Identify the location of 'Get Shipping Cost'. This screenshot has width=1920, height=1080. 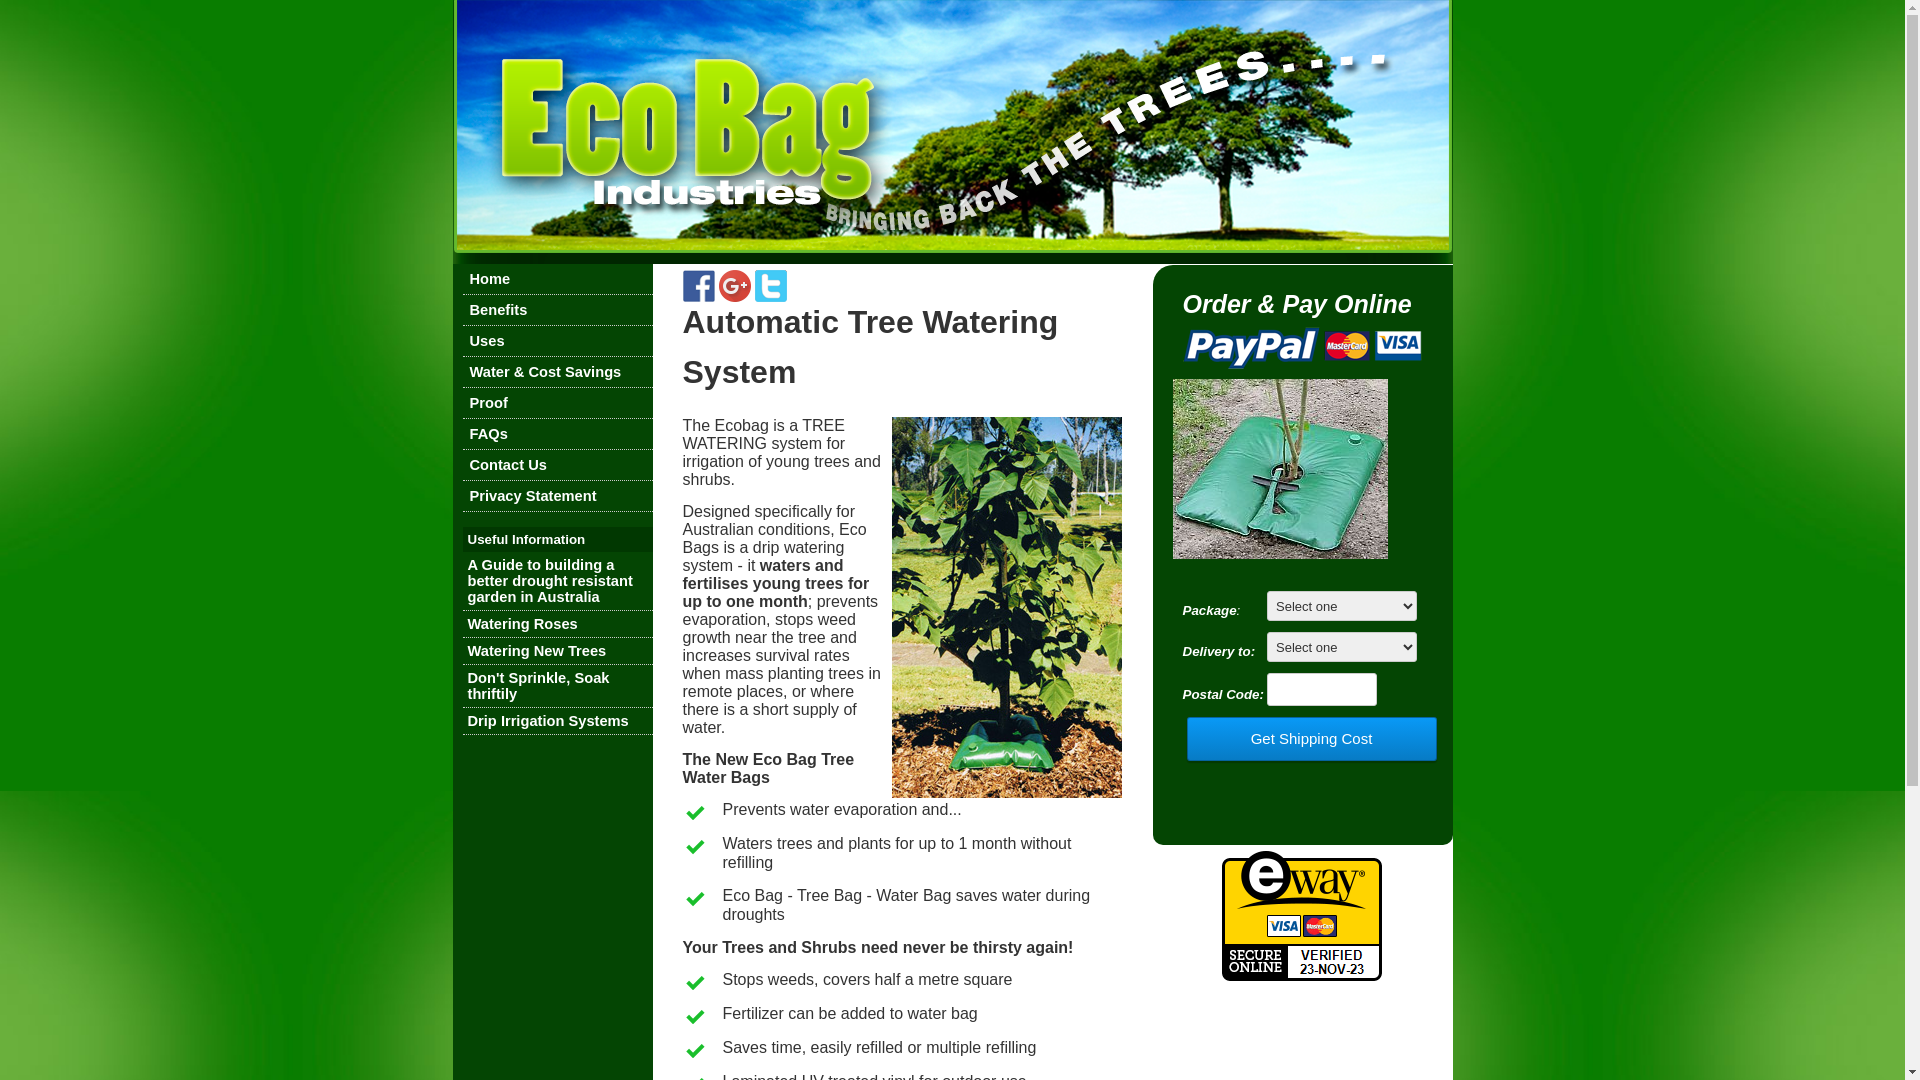
(1310, 739).